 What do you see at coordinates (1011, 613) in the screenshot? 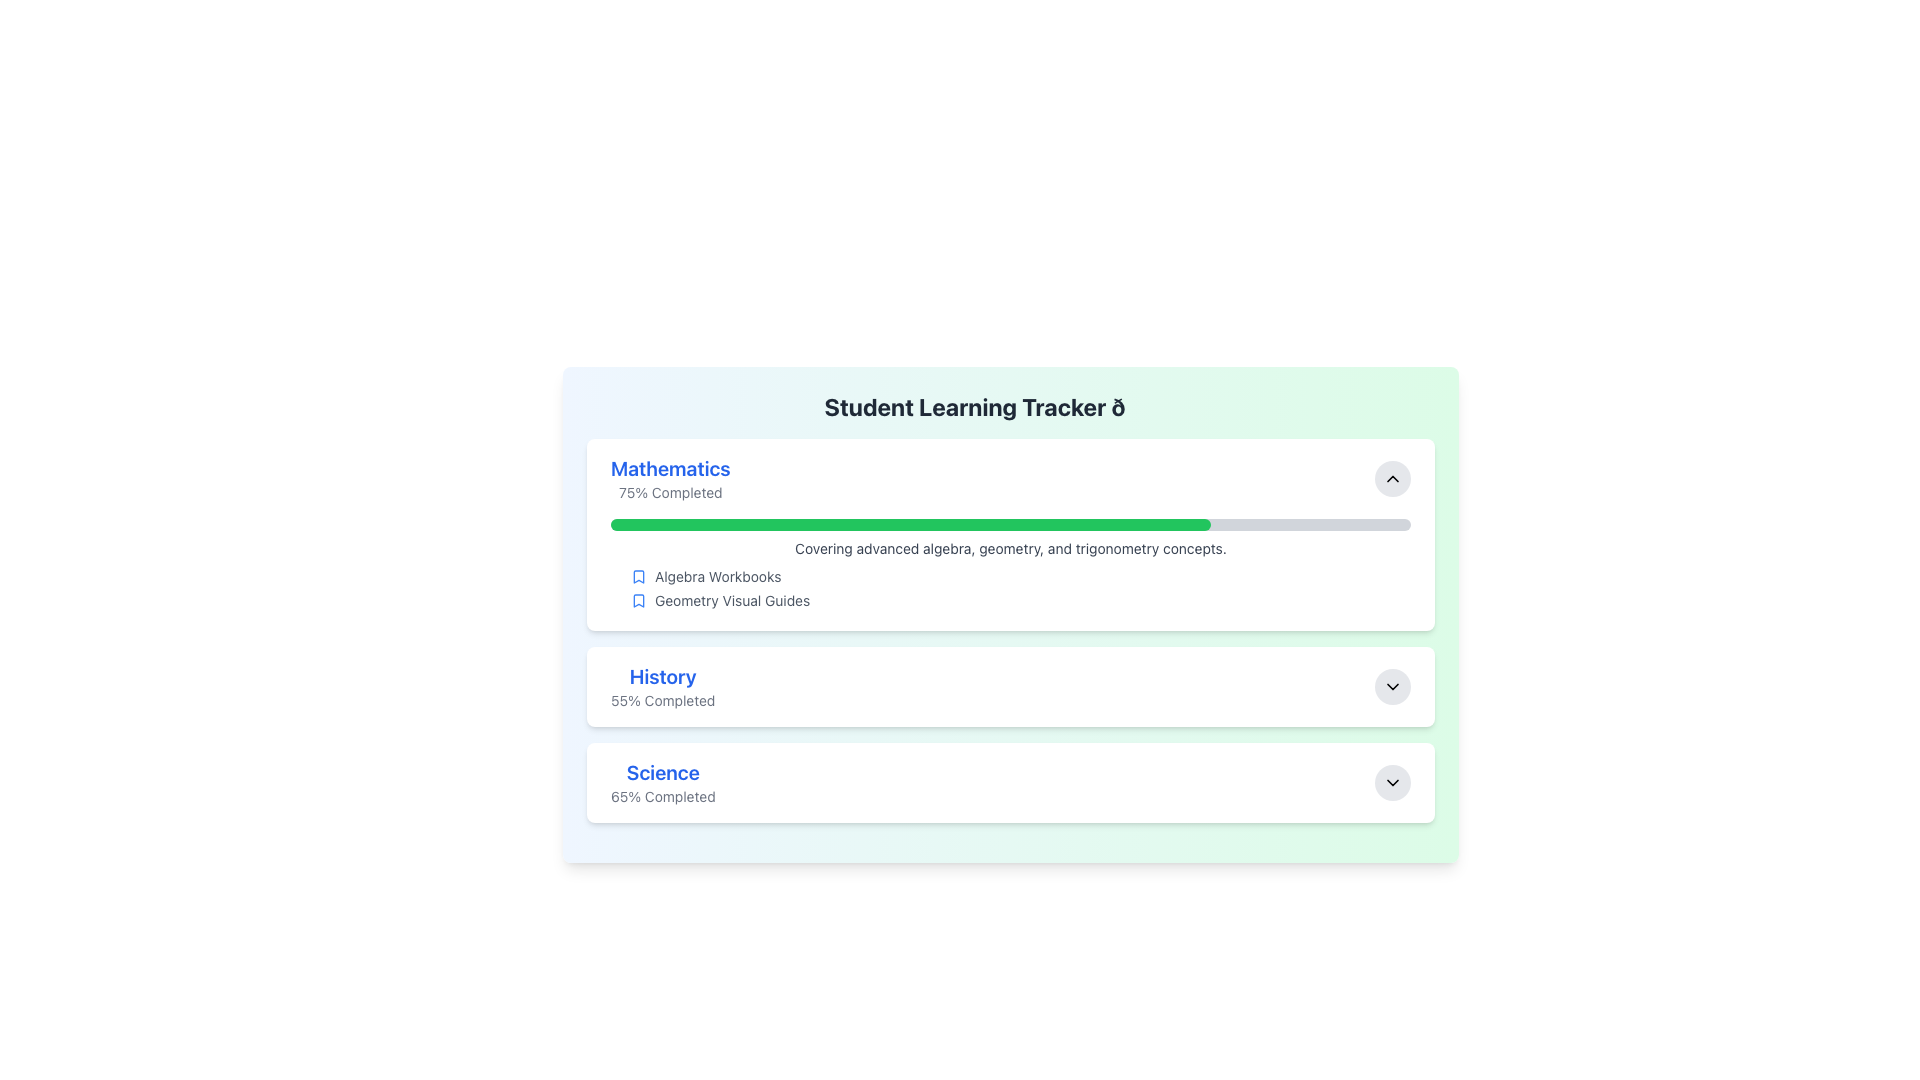
I see `the interactive icons within the progress tracker element` at bounding box center [1011, 613].